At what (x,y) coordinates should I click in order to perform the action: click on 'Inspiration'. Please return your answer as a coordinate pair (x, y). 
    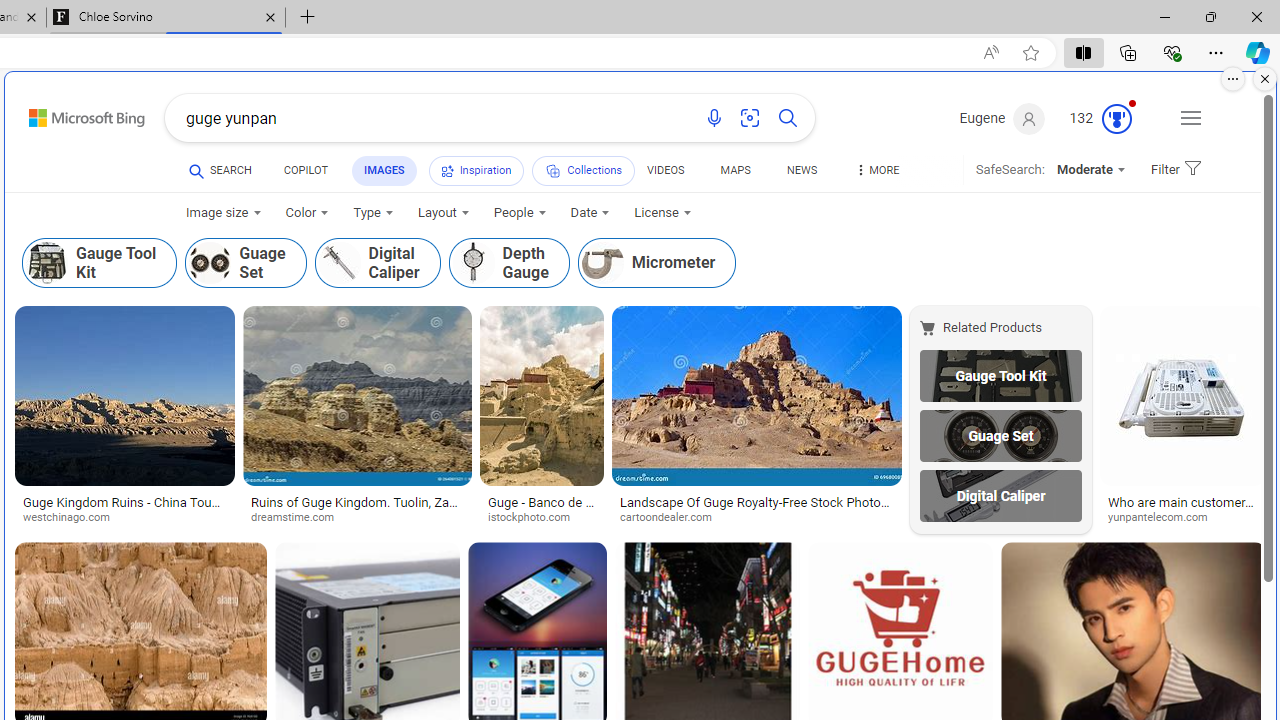
    Looking at the image, I should click on (475, 170).